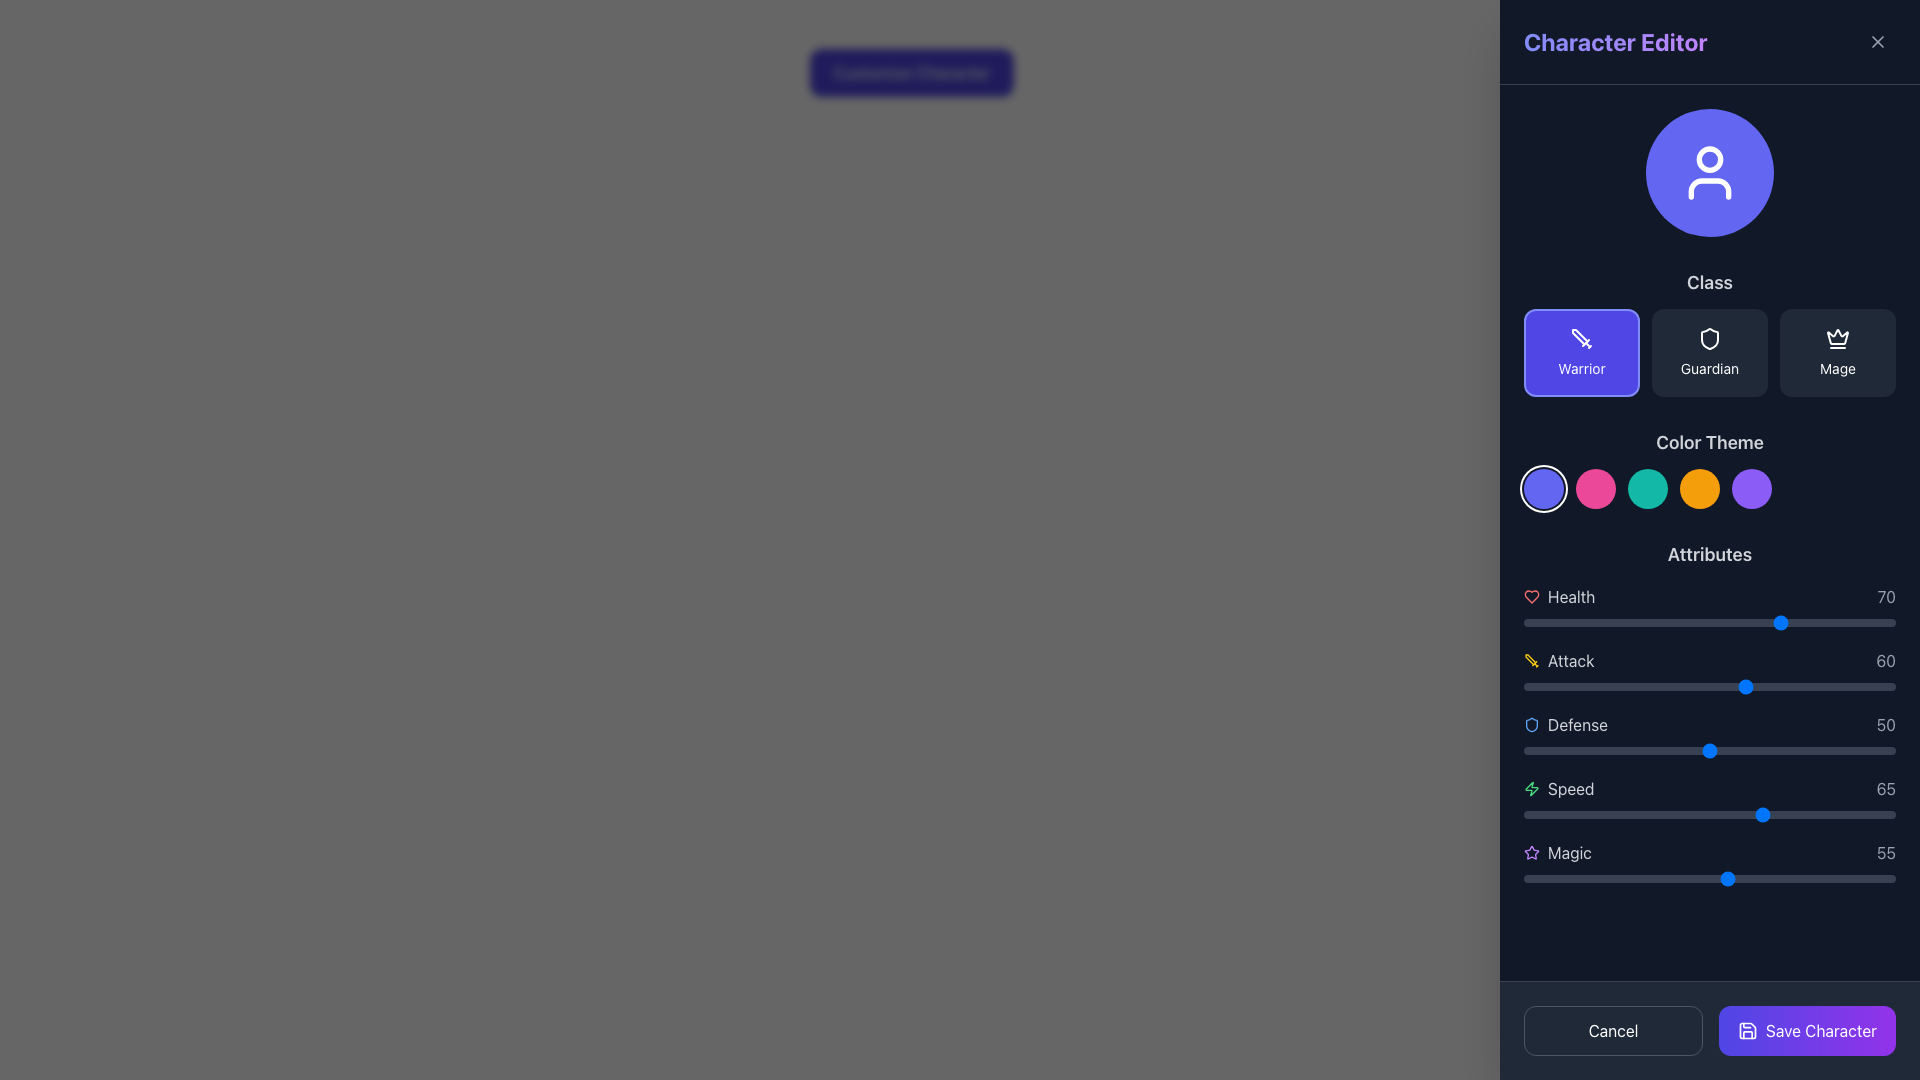  What do you see at coordinates (1537, 751) in the screenshot?
I see `the defense level` at bounding box center [1537, 751].